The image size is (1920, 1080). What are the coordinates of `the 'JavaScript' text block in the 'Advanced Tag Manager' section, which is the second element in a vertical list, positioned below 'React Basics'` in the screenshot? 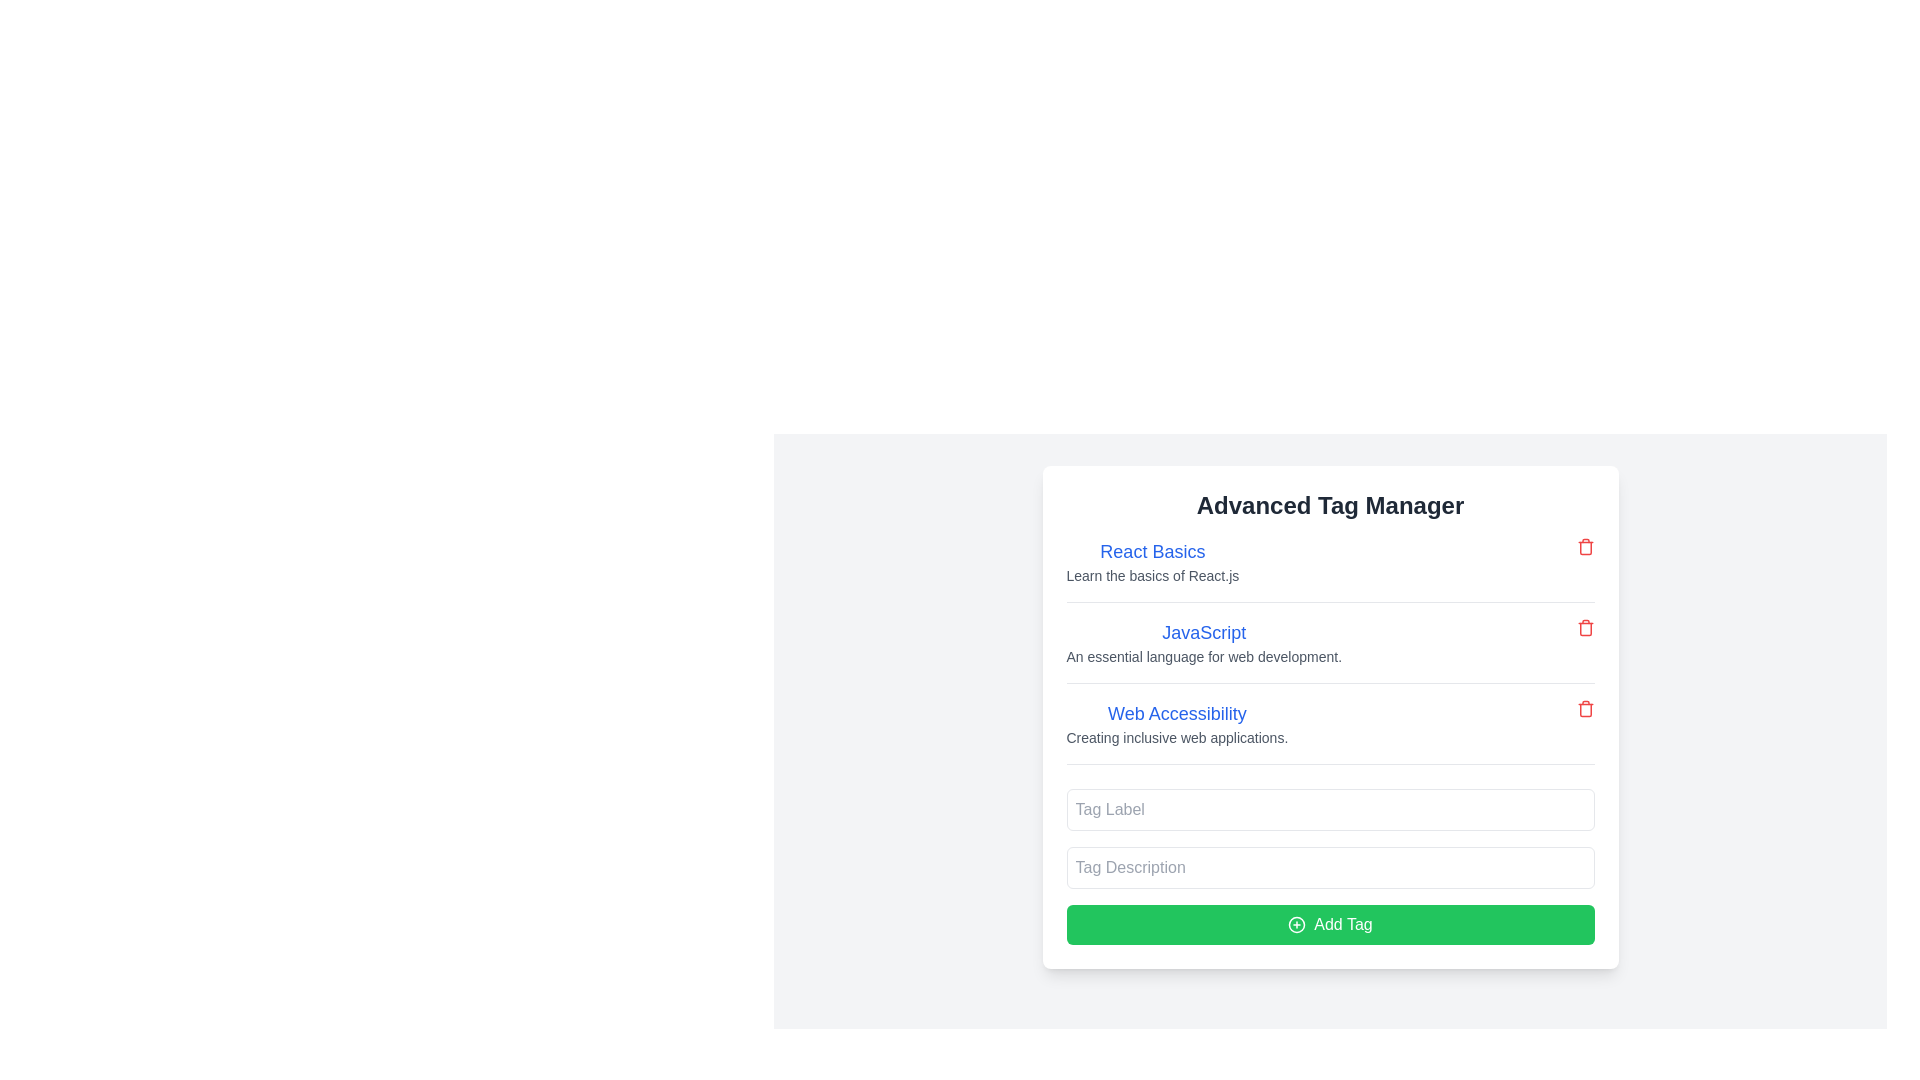 It's located at (1203, 643).